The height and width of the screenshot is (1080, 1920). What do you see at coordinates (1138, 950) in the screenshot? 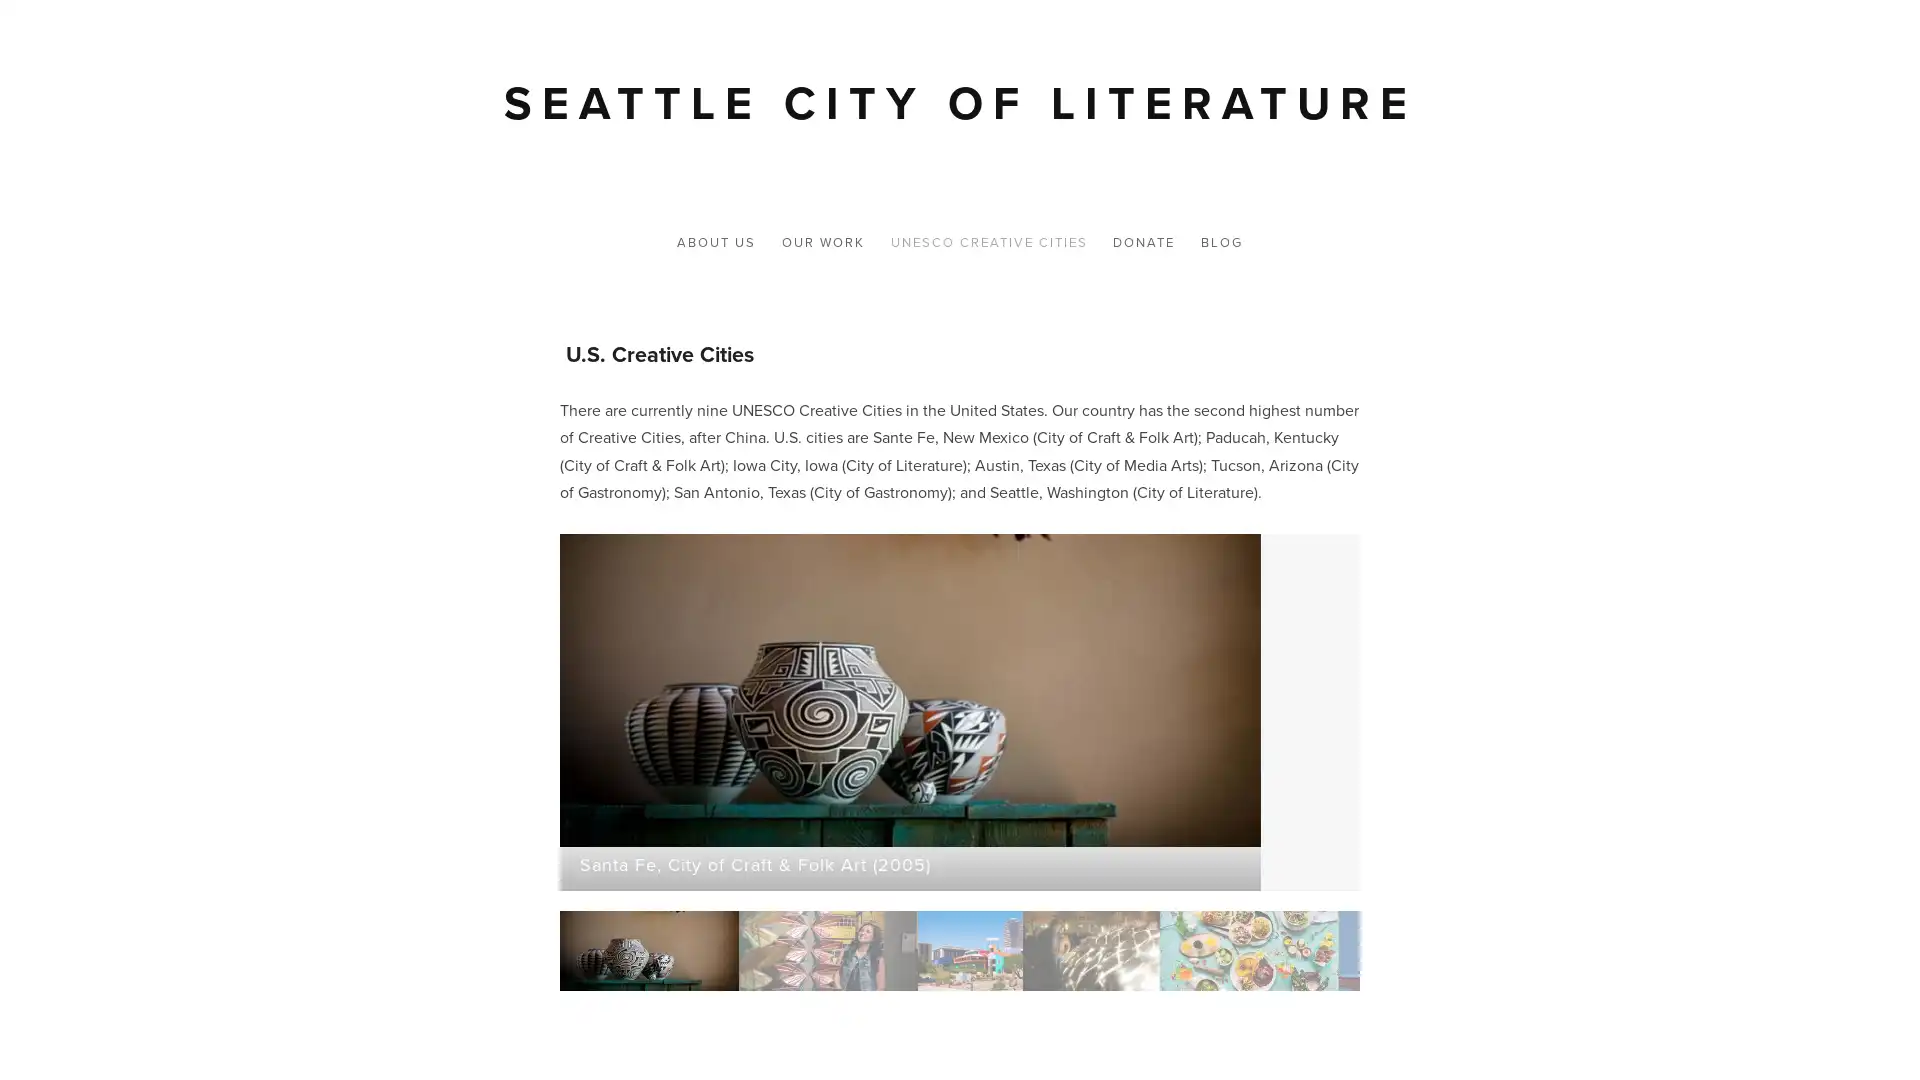
I see `Slide 6` at bounding box center [1138, 950].